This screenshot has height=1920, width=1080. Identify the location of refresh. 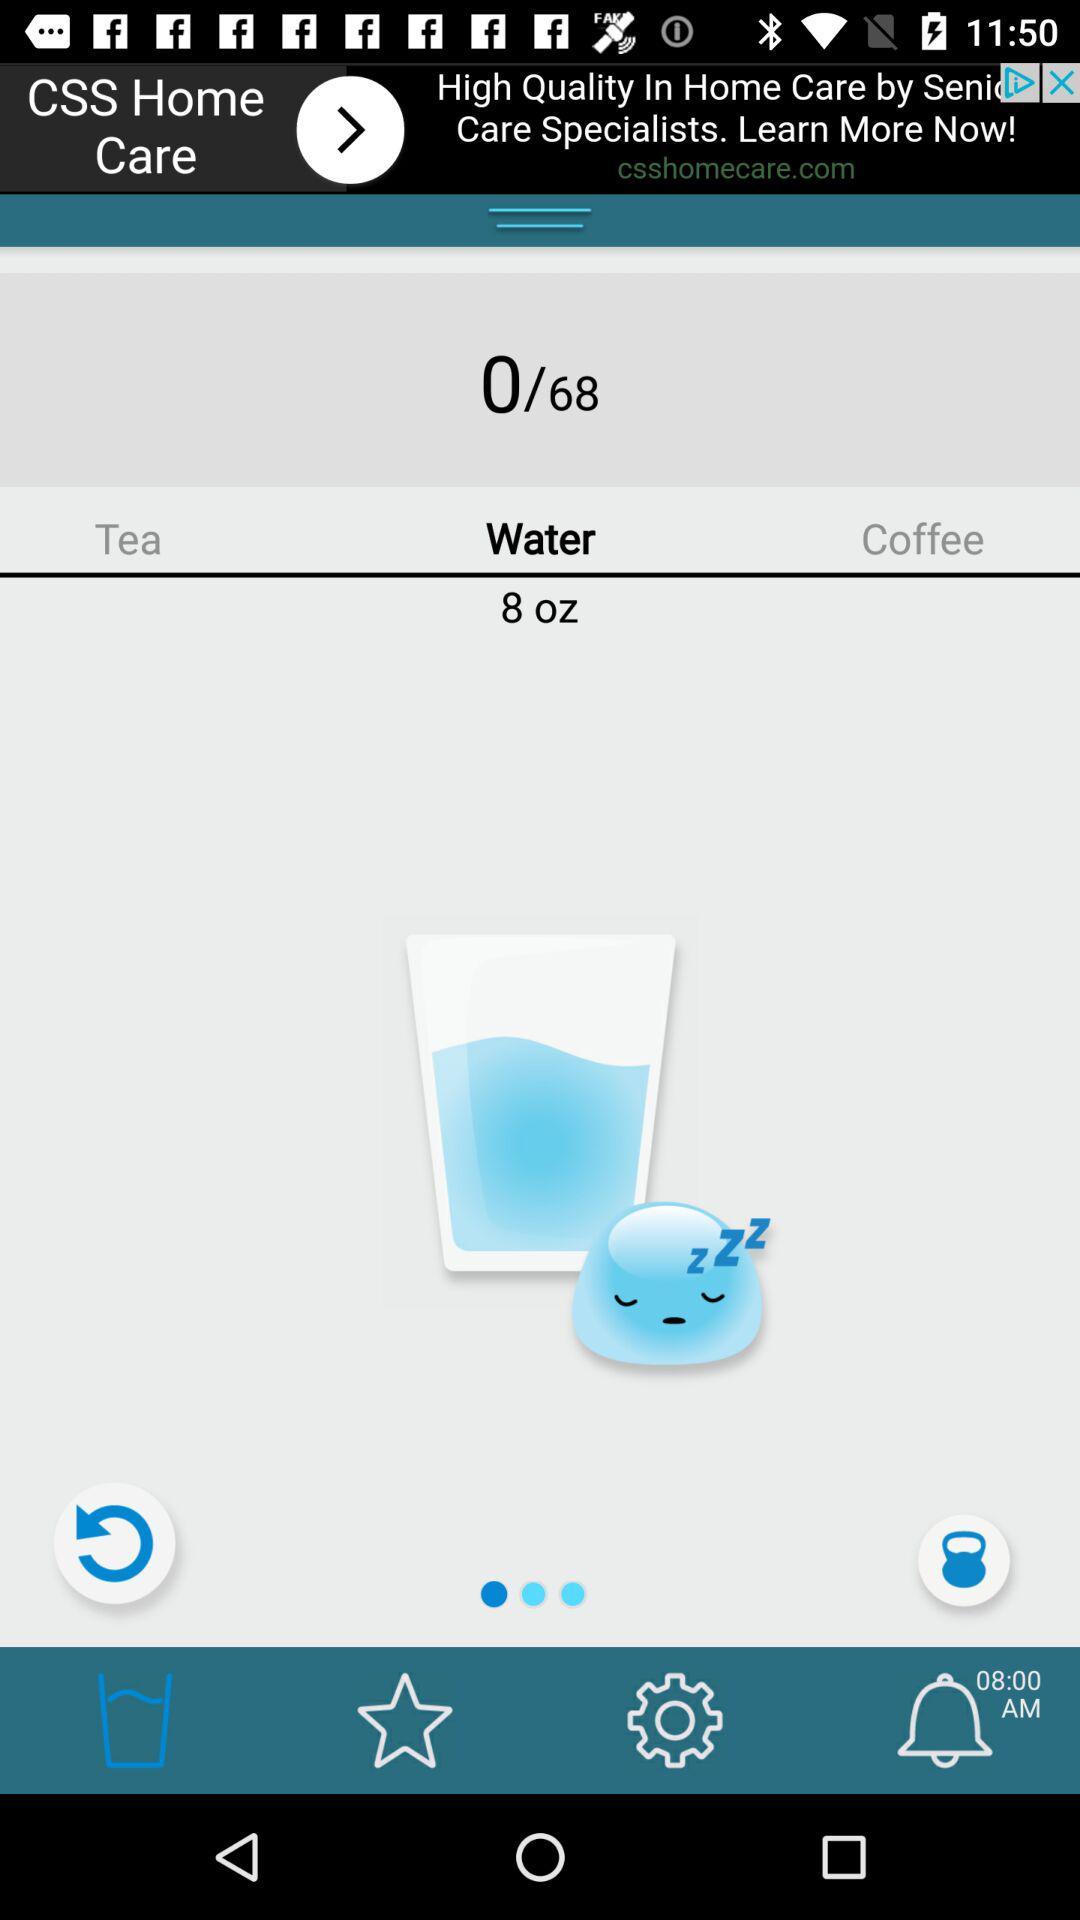
(123, 1551).